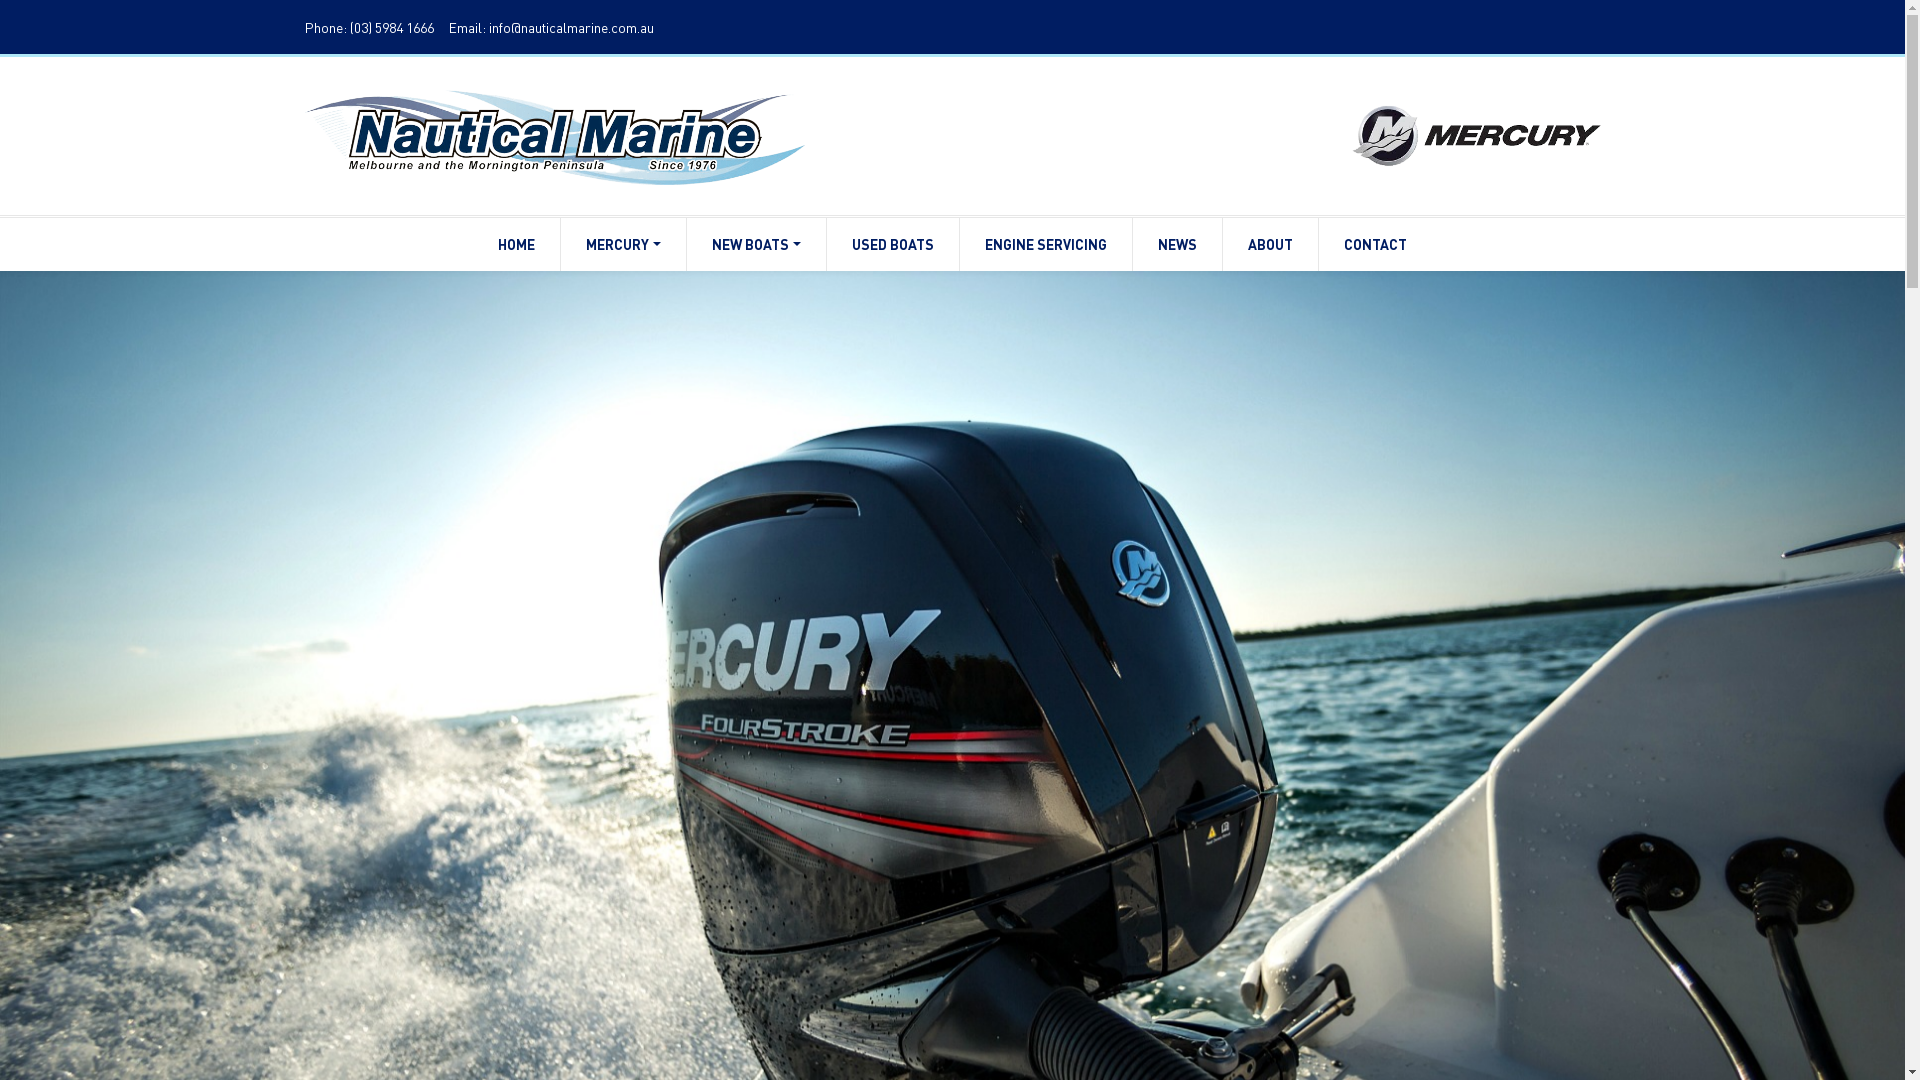 The image size is (1920, 1080). Describe the element at coordinates (1269, 243) in the screenshot. I see `'ABOUT'` at that location.